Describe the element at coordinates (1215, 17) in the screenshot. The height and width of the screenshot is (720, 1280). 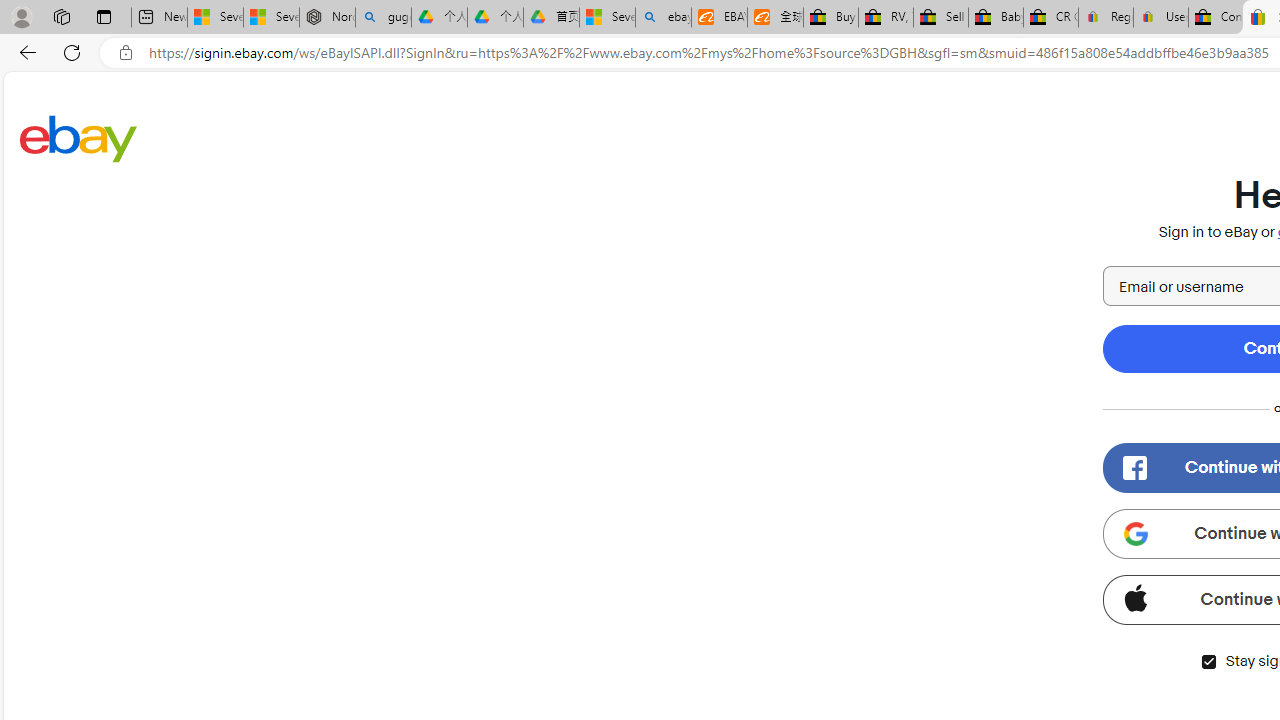
I see `'Consumer Health Data Privacy Policy - eBay Inc.'` at that location.